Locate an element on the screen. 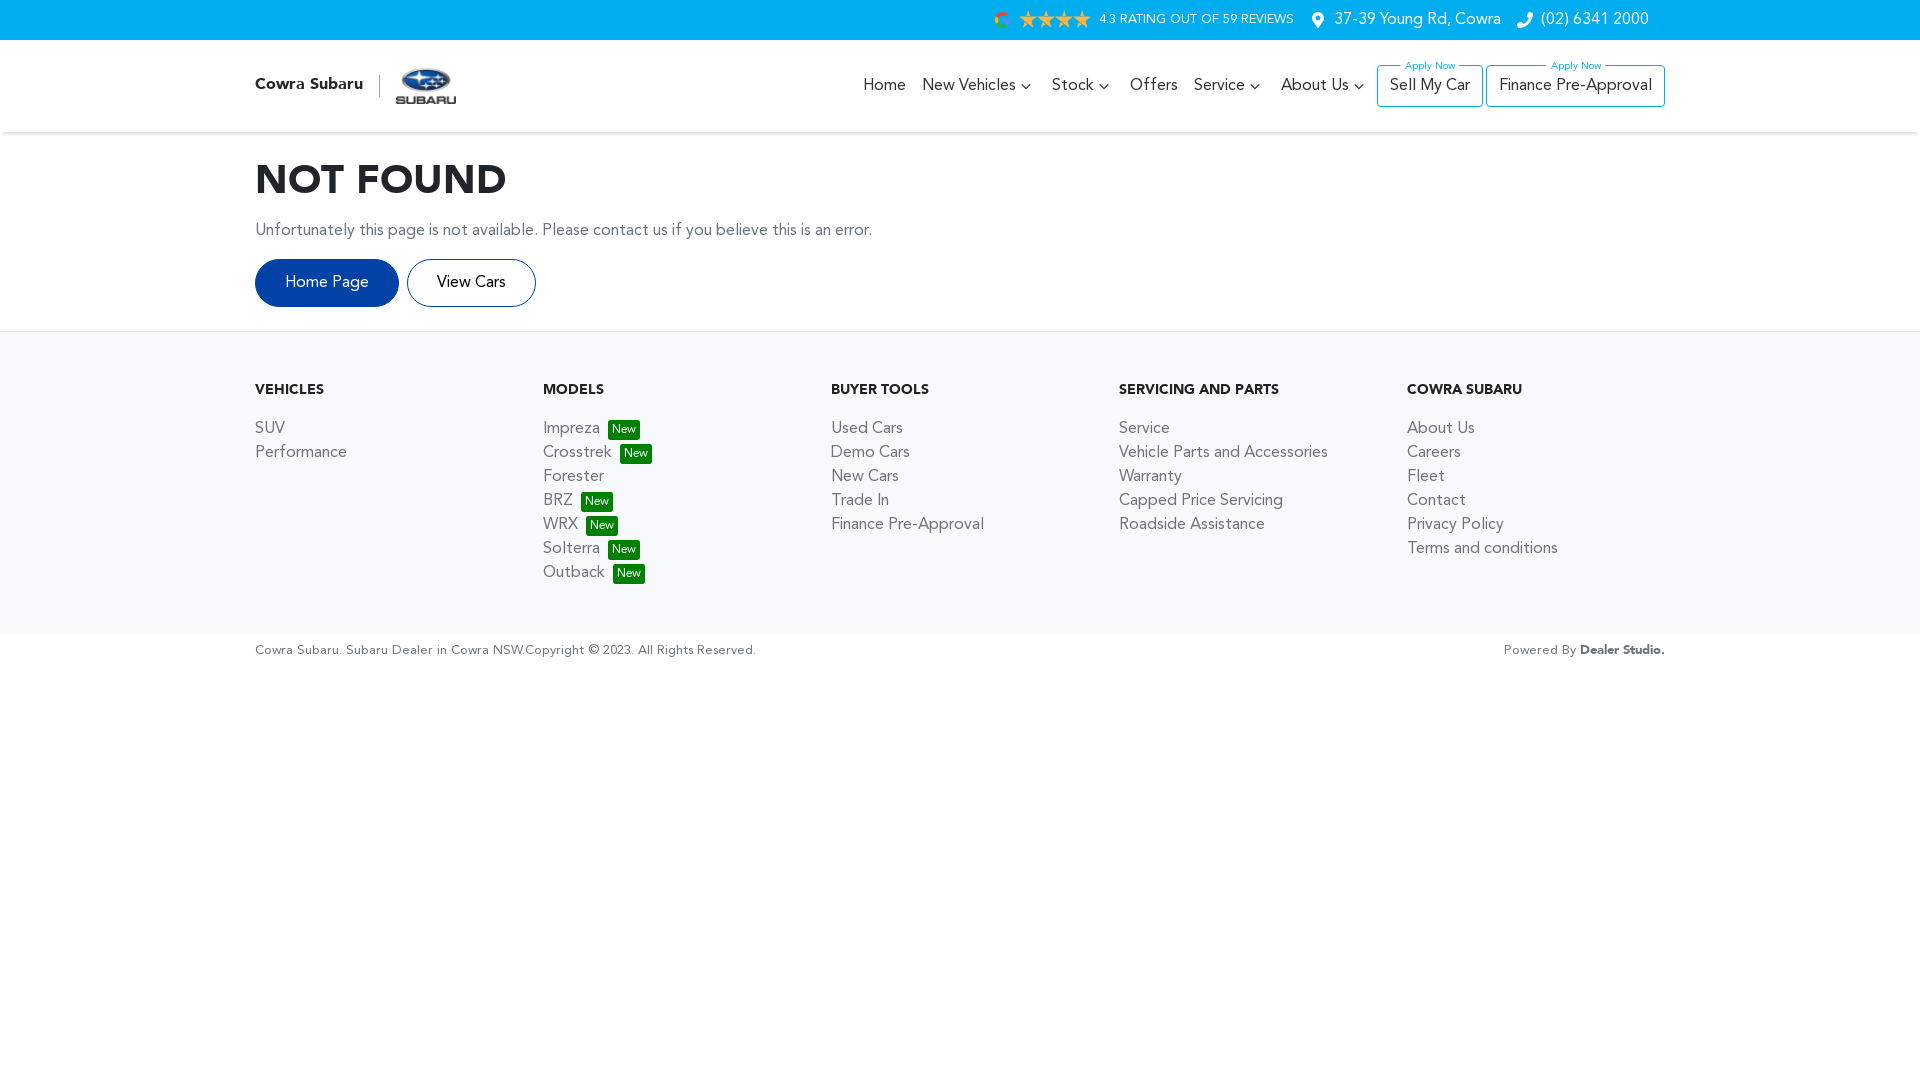 The image size is (1920, 1080). 'Vehicle Parts and Accessories' is located at coordinates (1222, 452).